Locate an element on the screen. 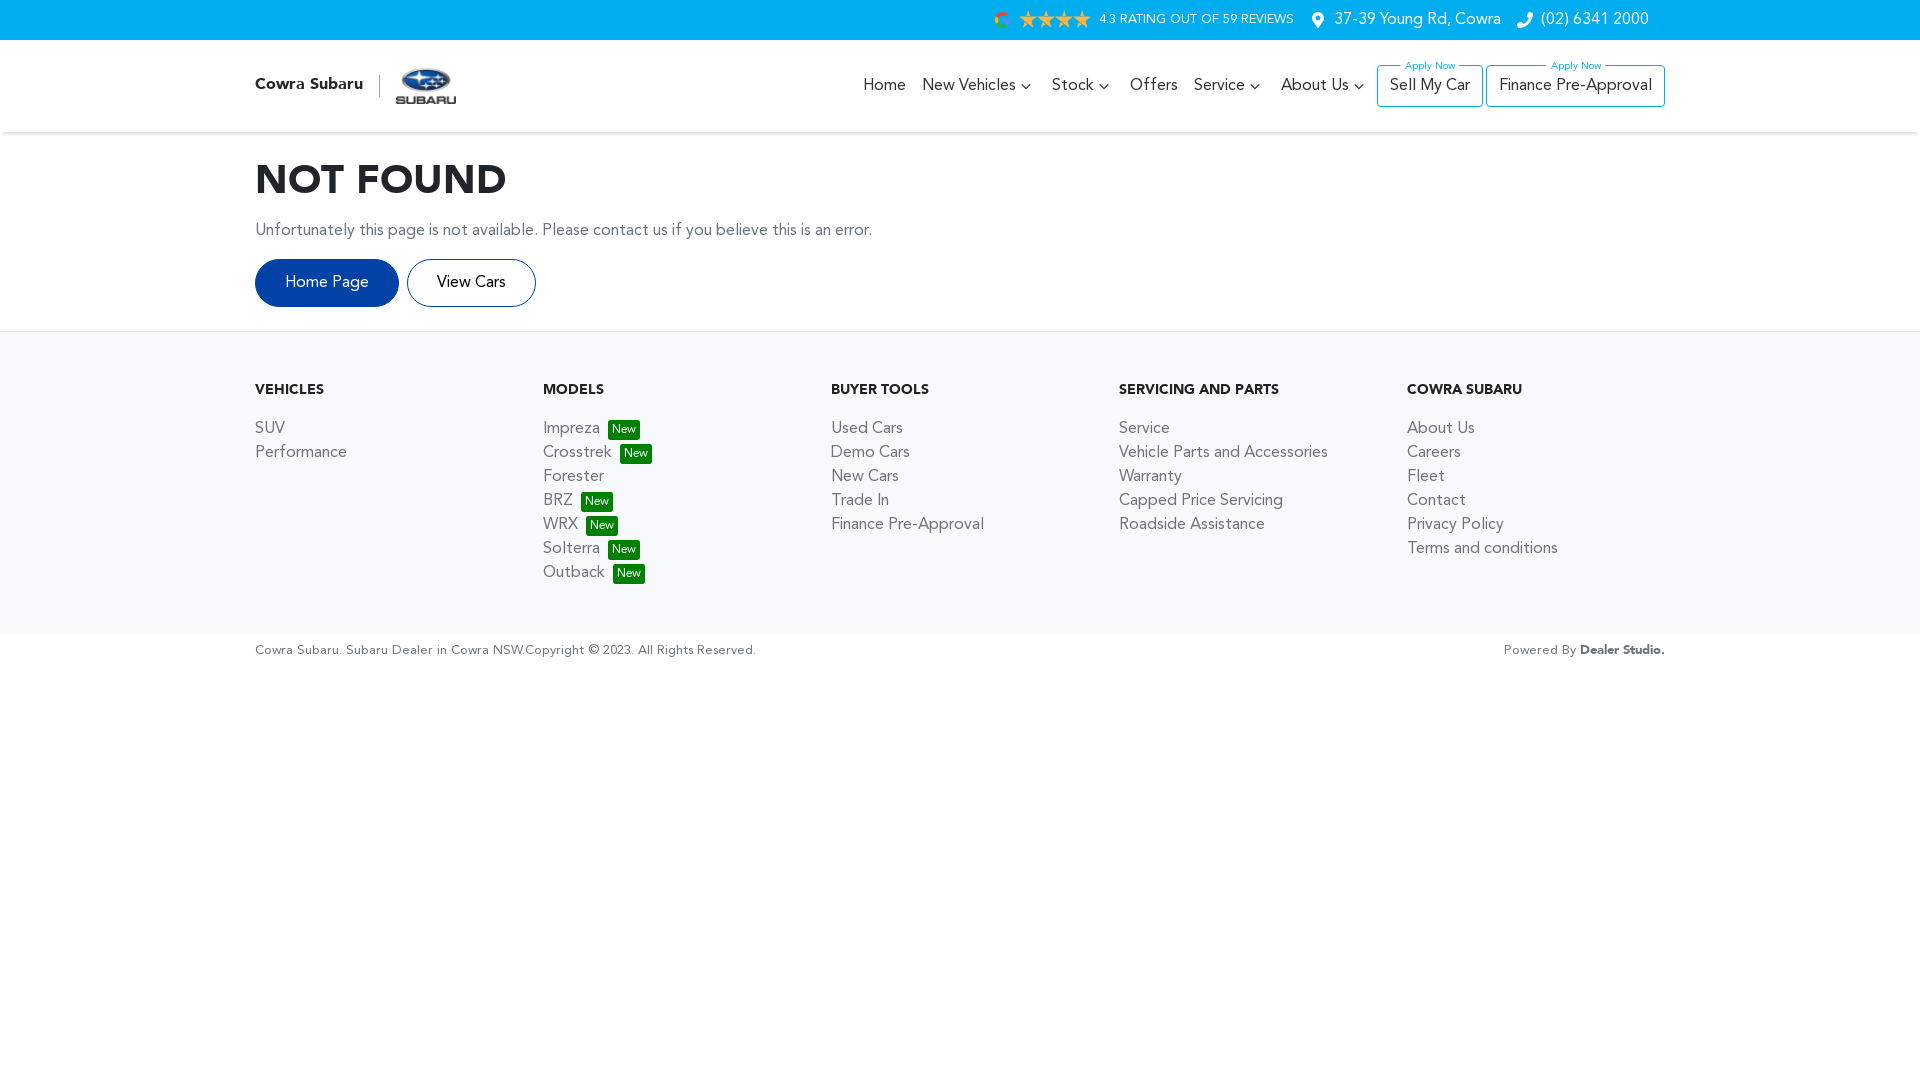 The image size is (1920, 1080). 'Vehicle Parts and Accessories' is located at coordinates (1222, 452).